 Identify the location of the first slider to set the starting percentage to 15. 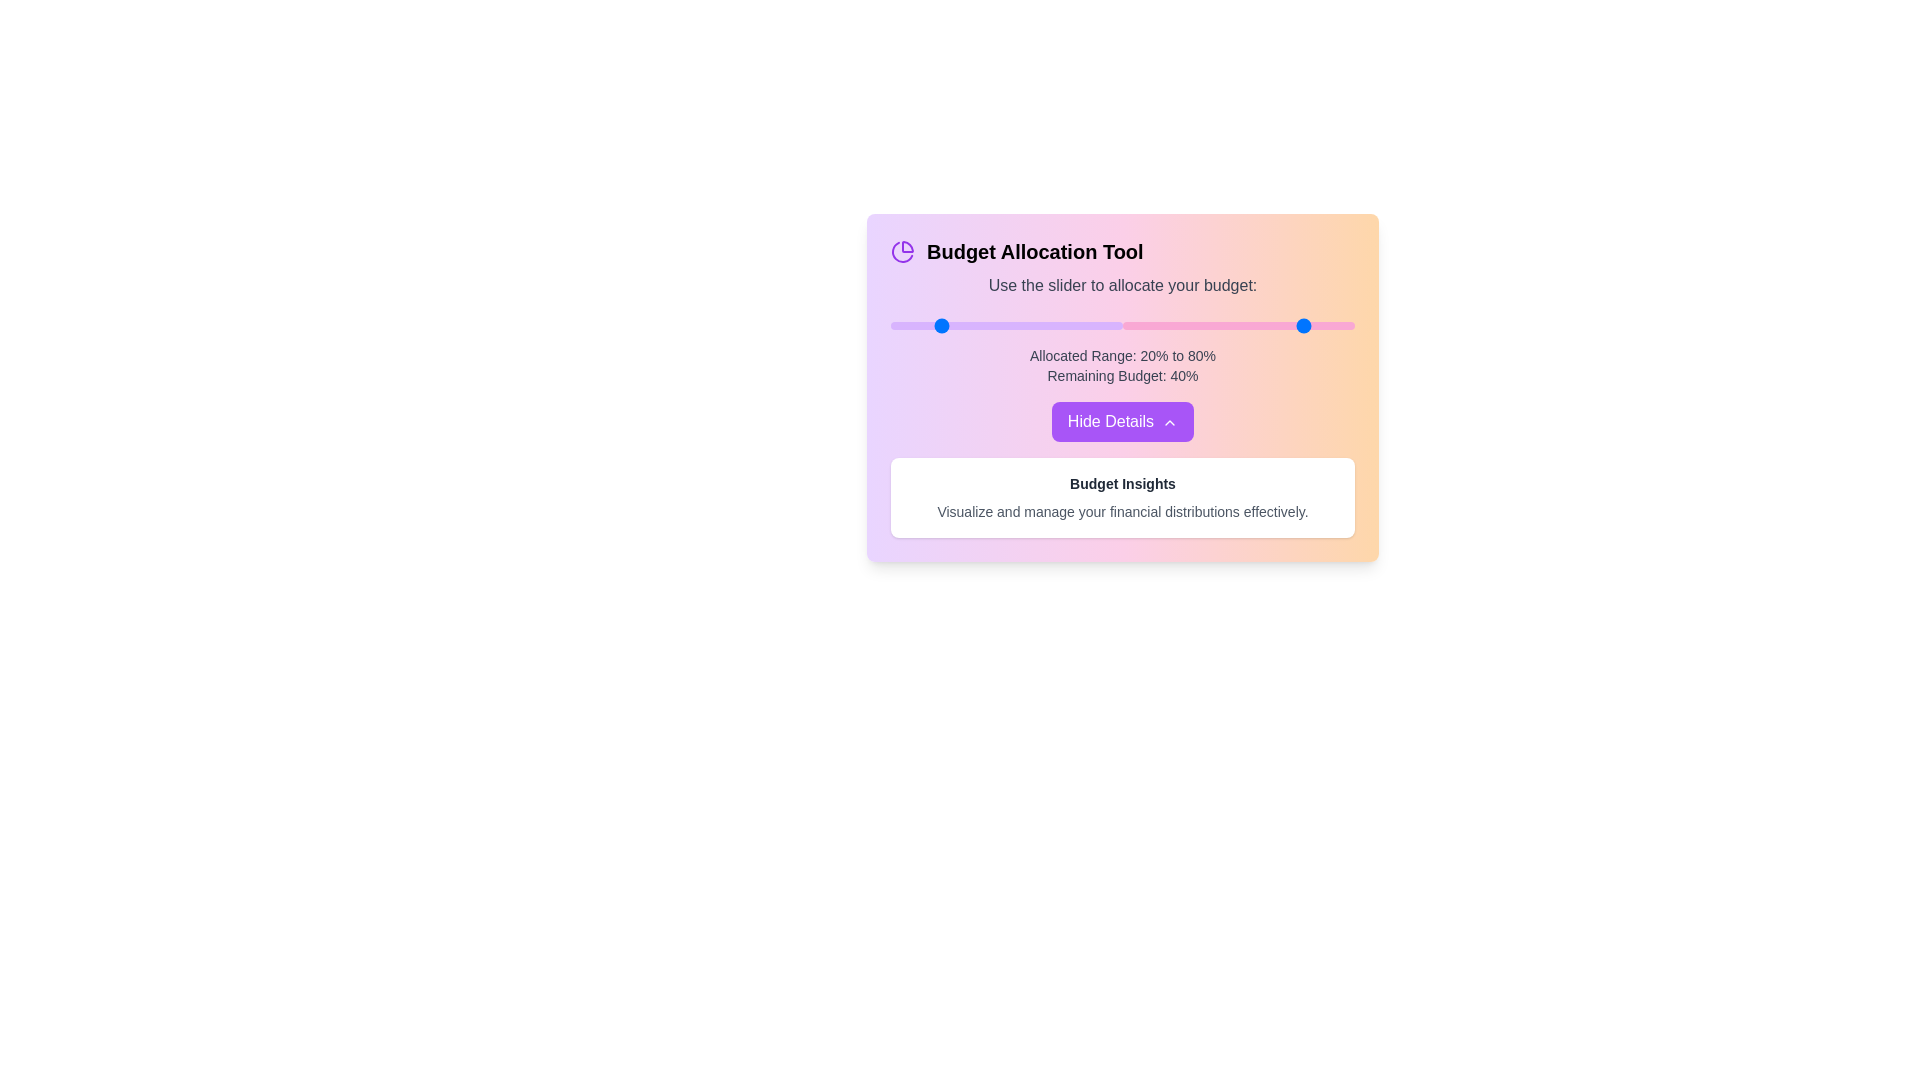
(924, 325).